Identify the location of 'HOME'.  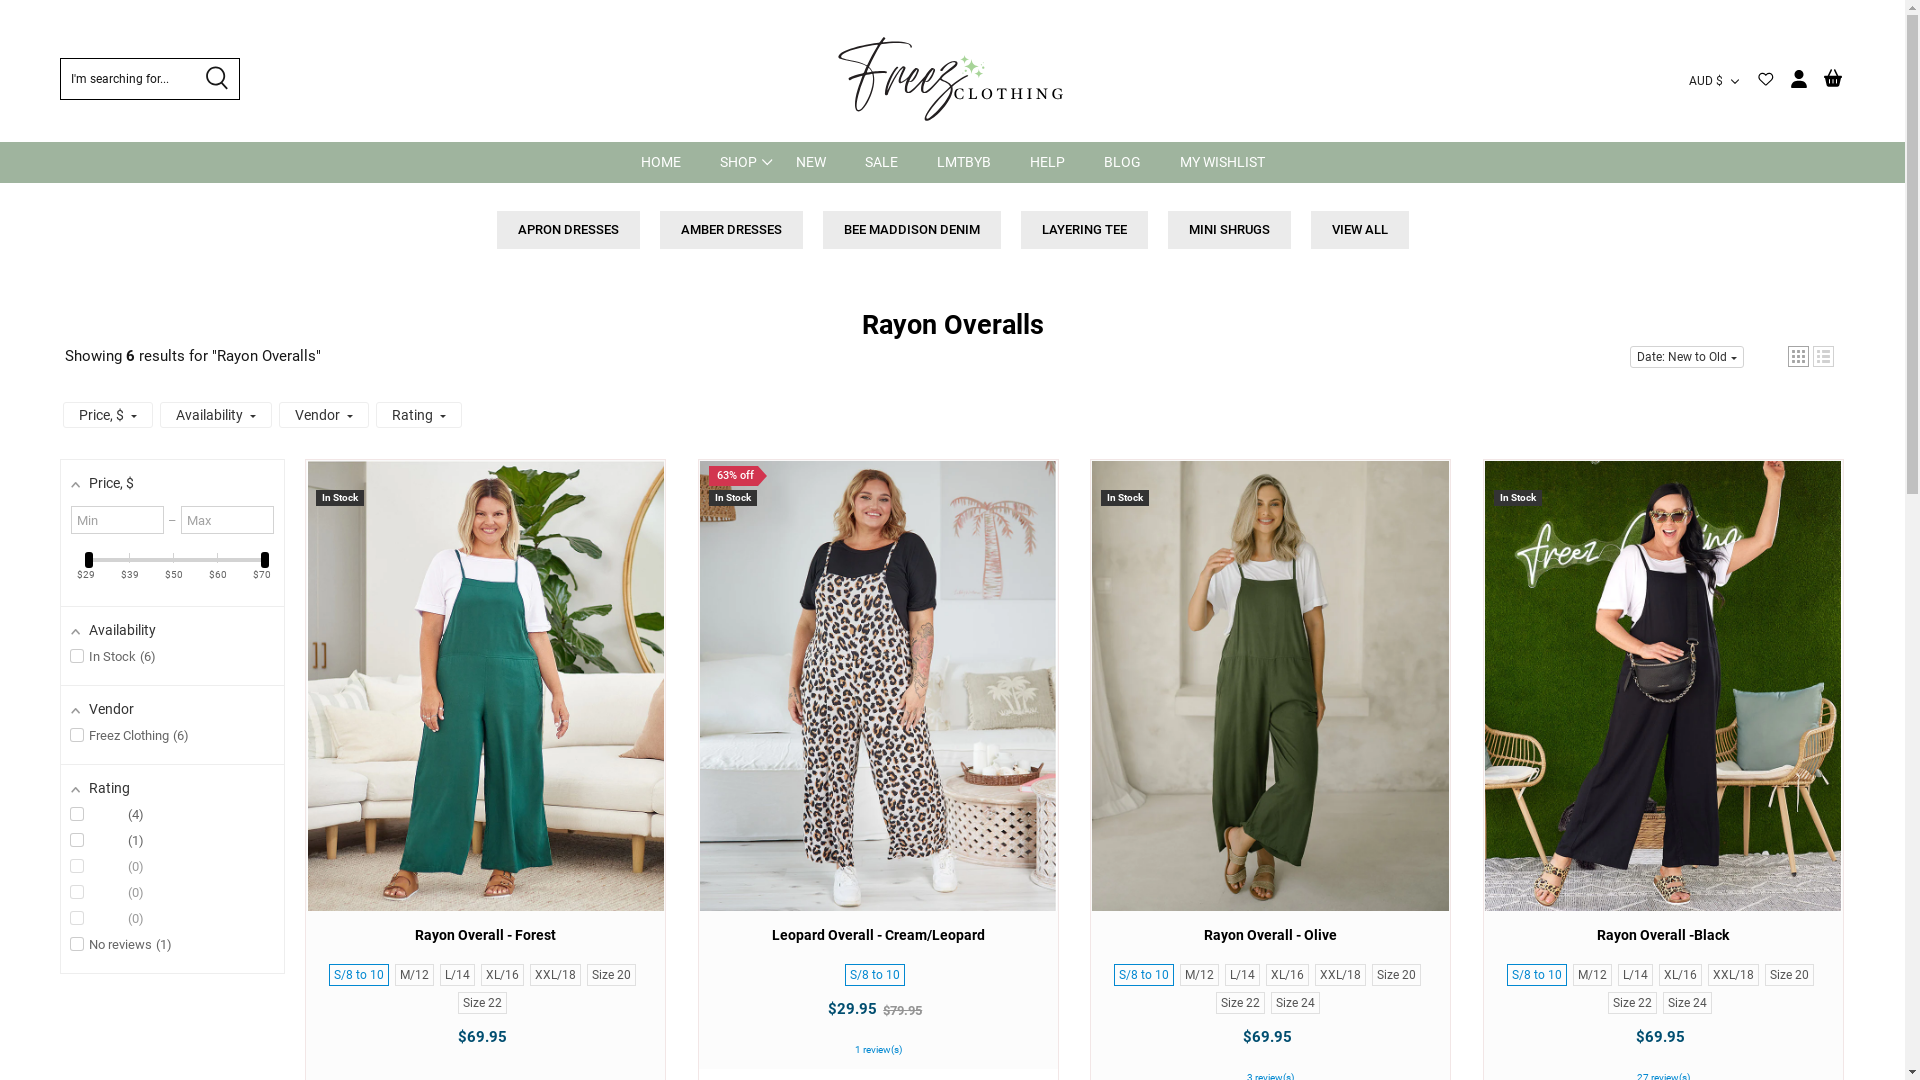
(621, 161).